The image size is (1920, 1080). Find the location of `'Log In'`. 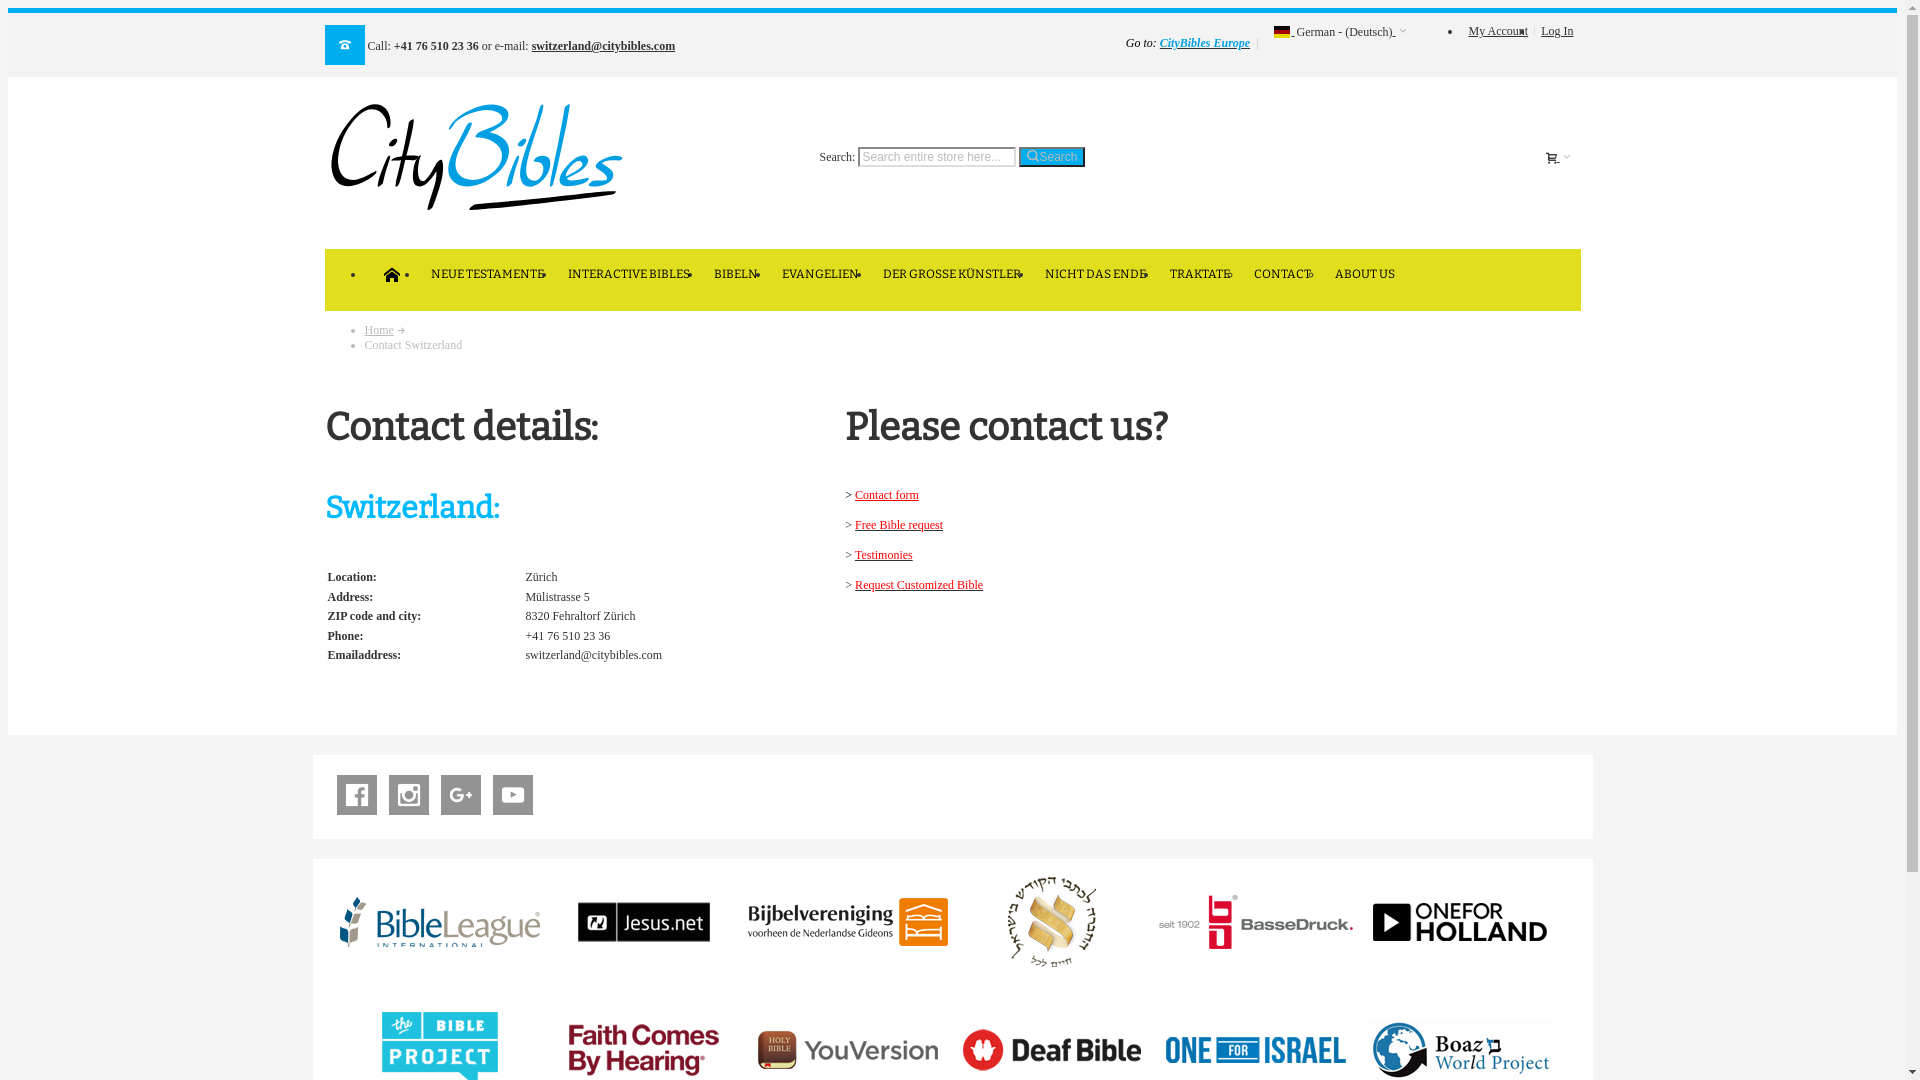

'Log In' is located at coordinates (1555, 30).